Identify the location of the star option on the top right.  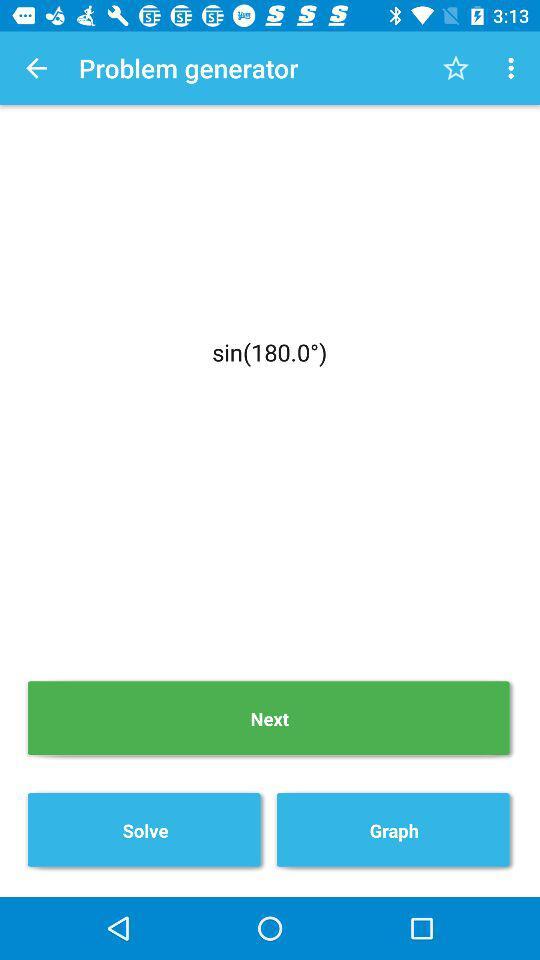
(456, 68).